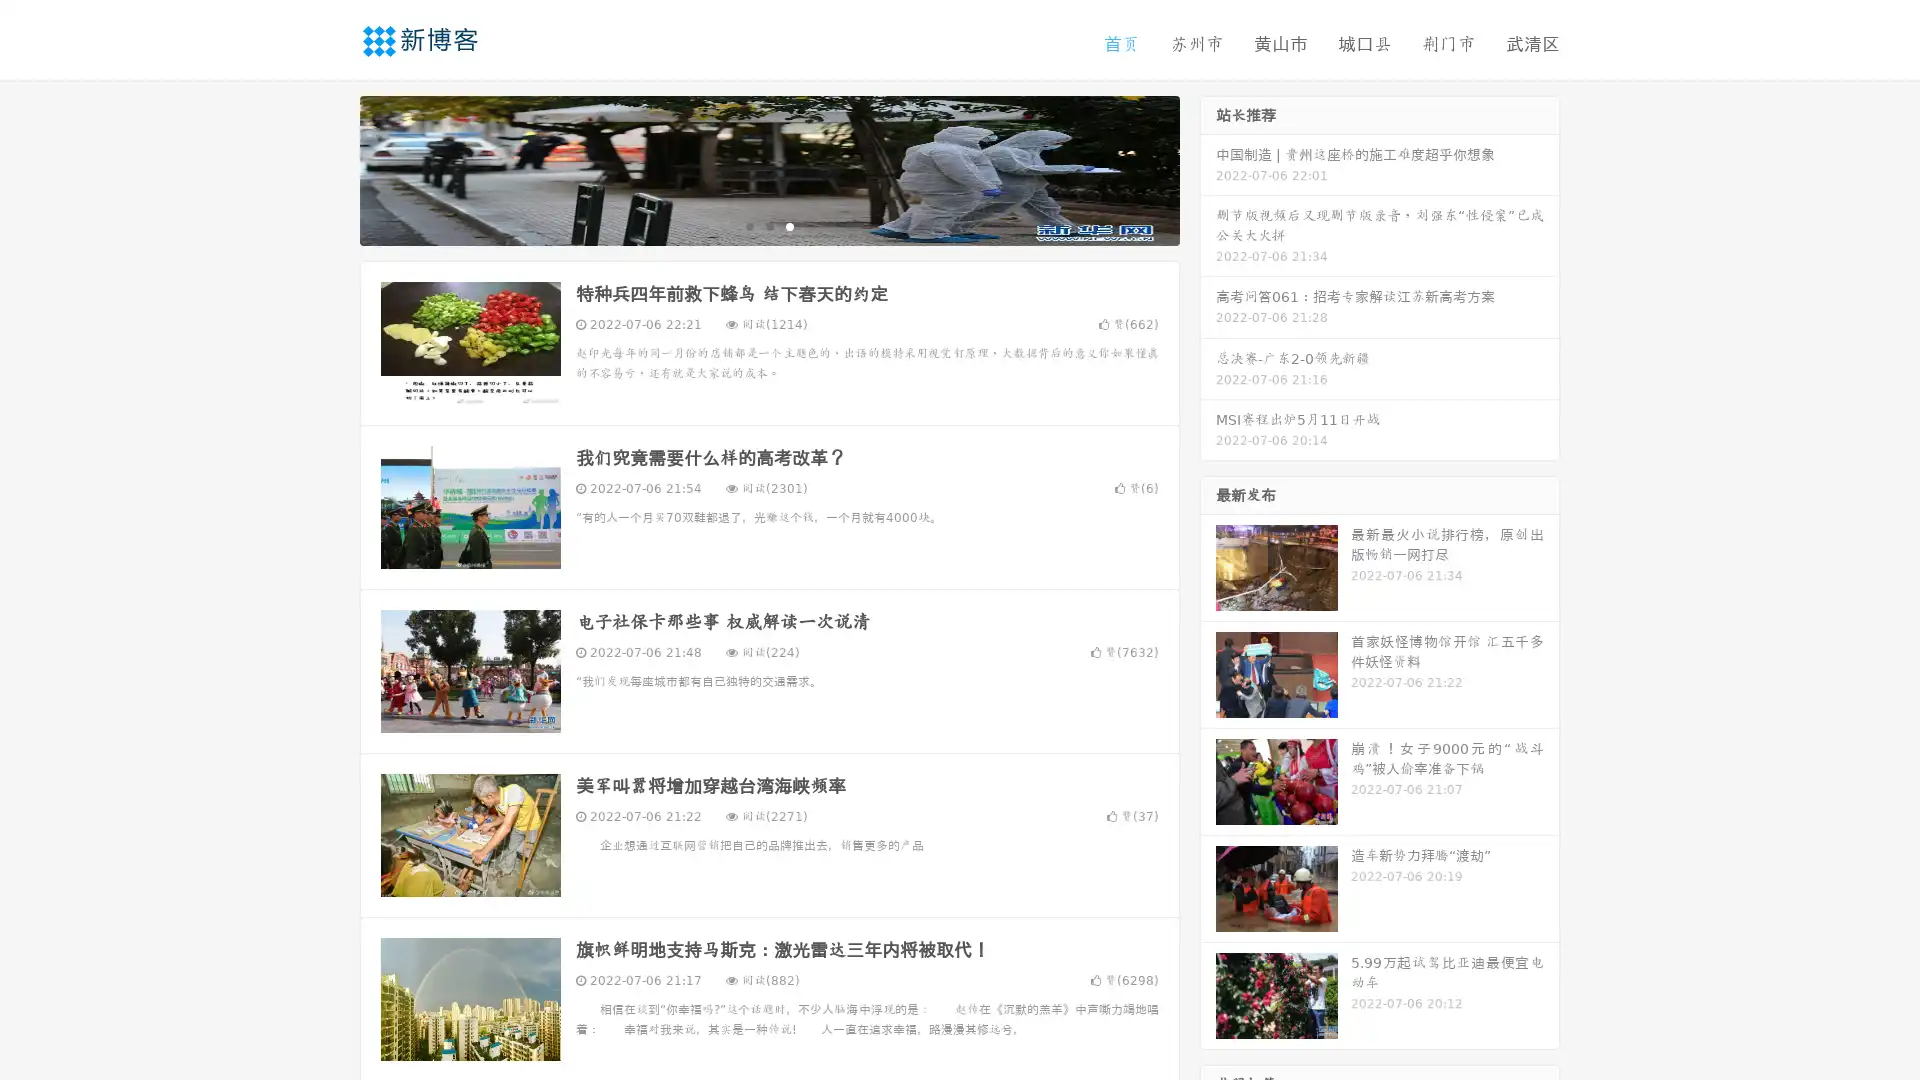  I want to click on Go to slide 1, so click(748, 225).